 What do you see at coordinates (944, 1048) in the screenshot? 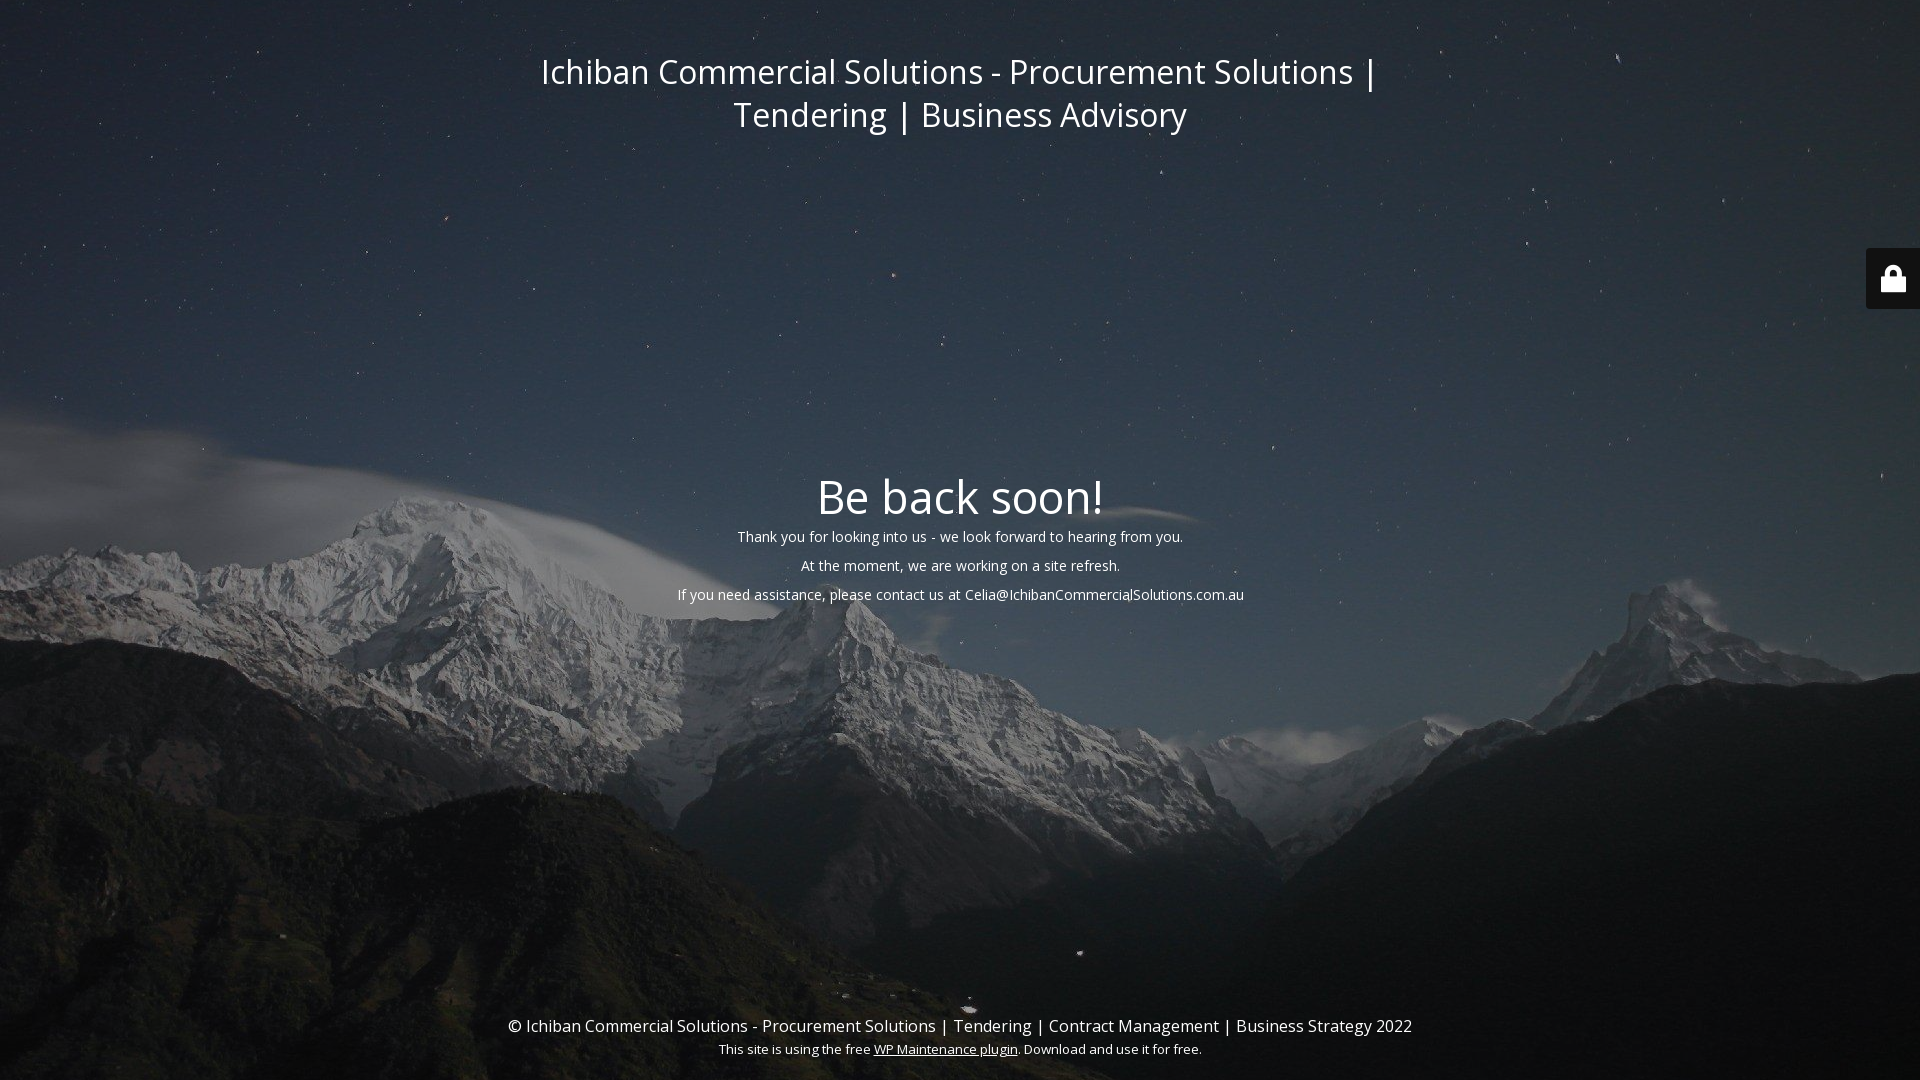
I see `'WP Maintenance plugin'` at bounding box center [944, 1048].